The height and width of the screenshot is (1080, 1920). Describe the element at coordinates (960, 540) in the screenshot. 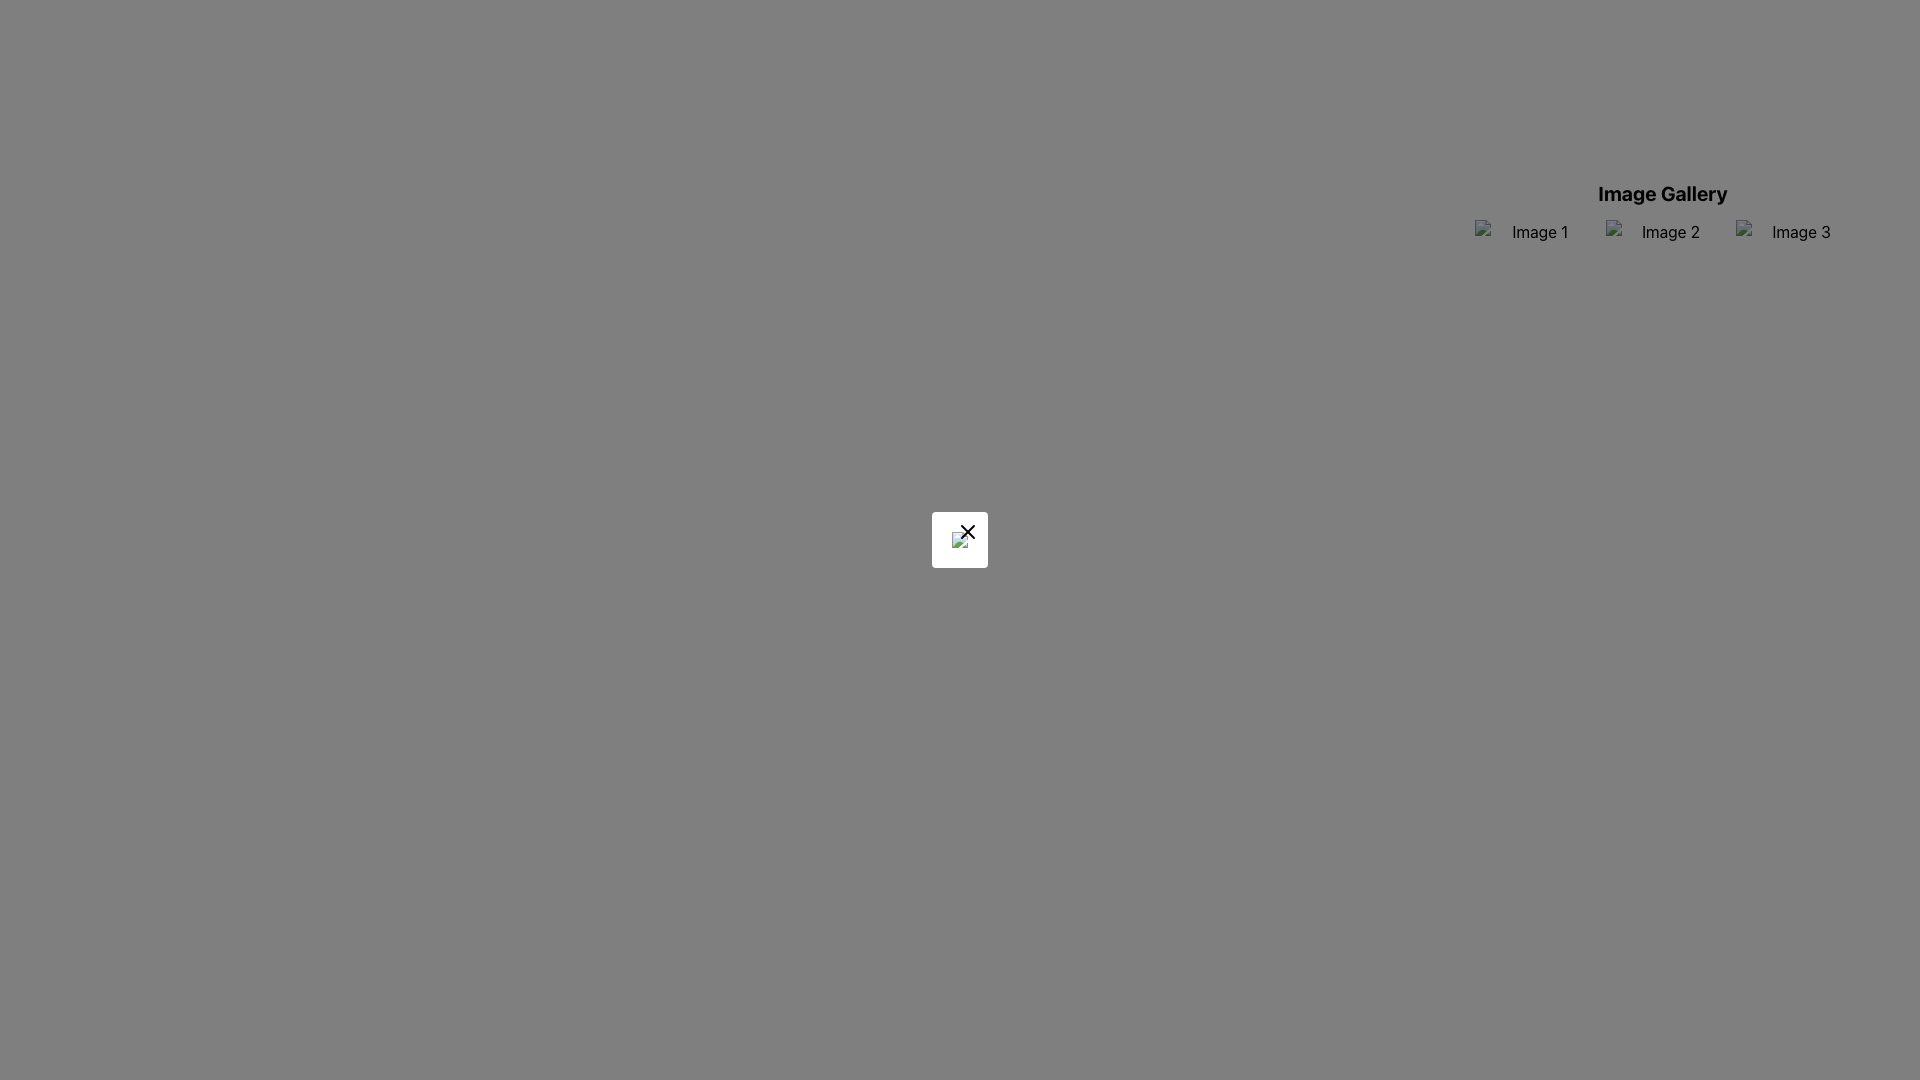

I see `the centrally positioned image placeholder with overlay that indicates missing content` at that location.